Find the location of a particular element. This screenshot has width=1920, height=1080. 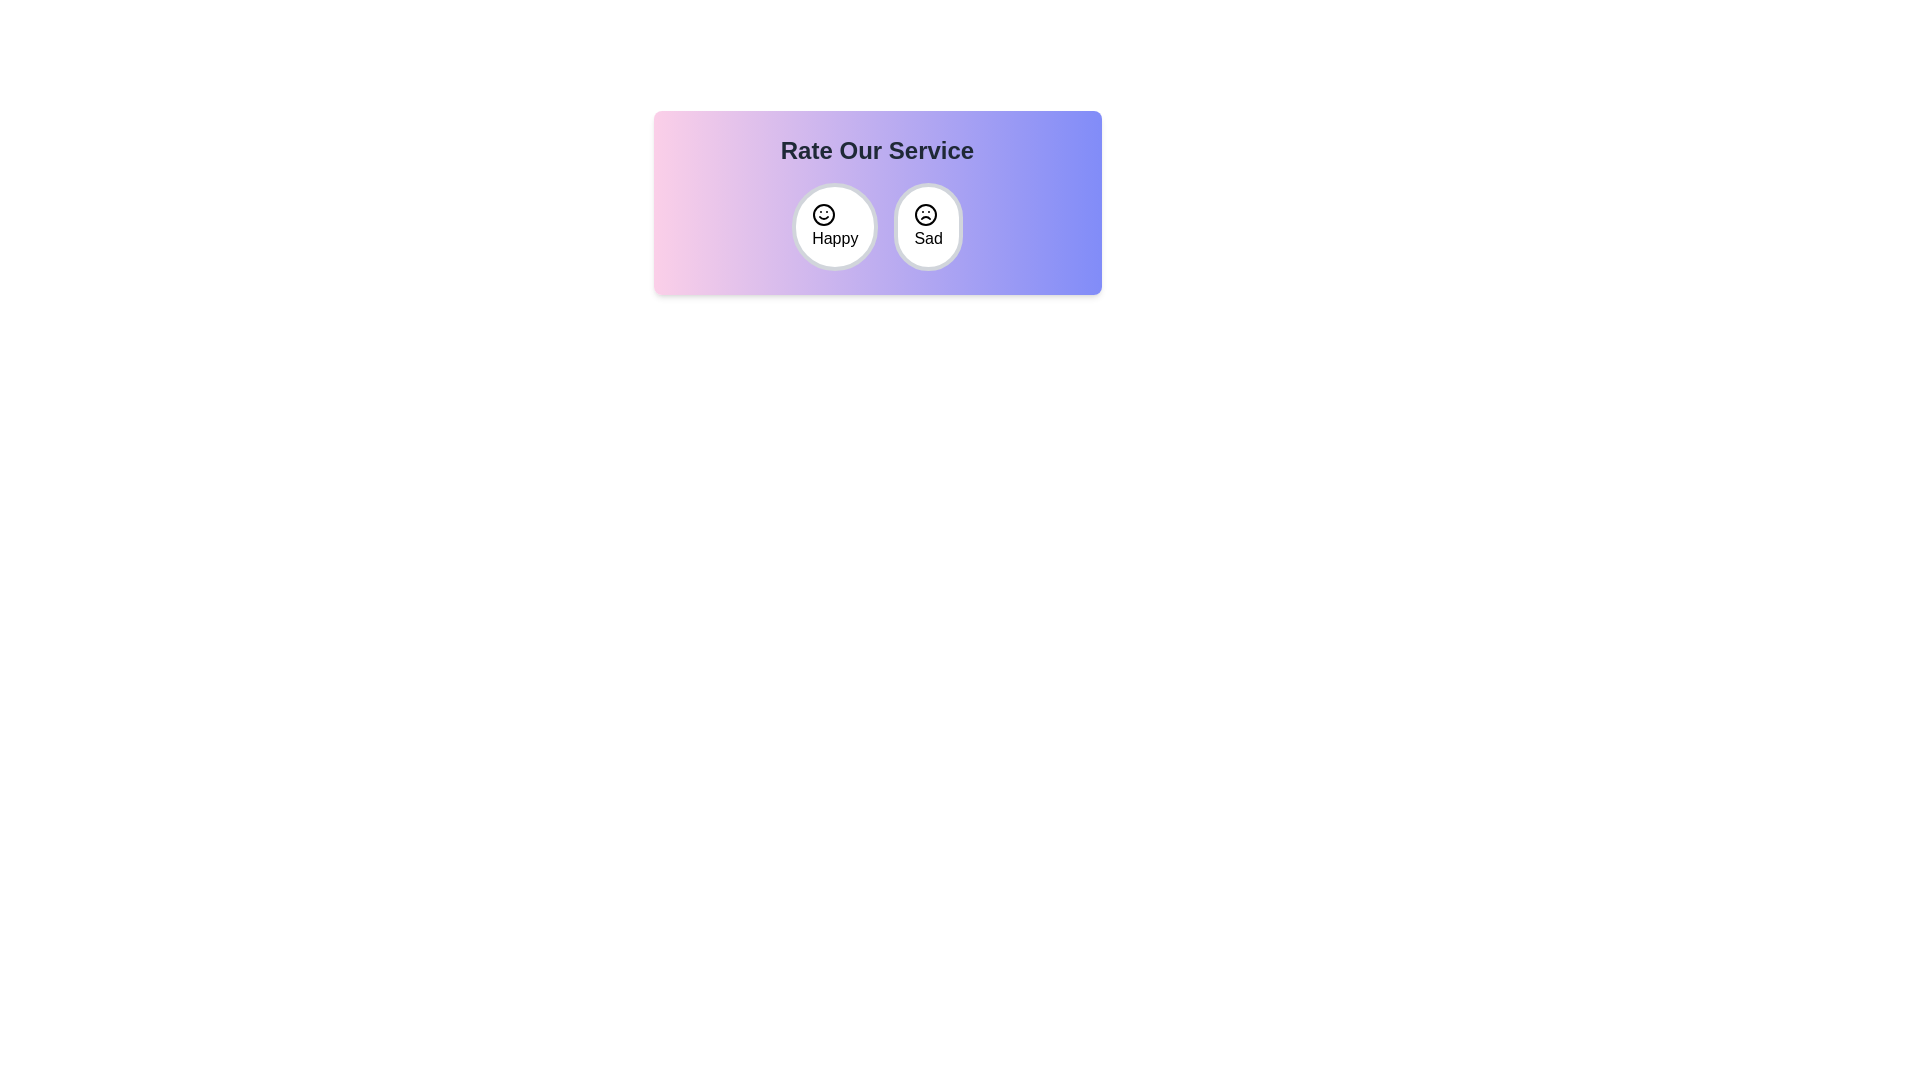

the Sad button to select it as the rating is located at coordinates (926, 226).